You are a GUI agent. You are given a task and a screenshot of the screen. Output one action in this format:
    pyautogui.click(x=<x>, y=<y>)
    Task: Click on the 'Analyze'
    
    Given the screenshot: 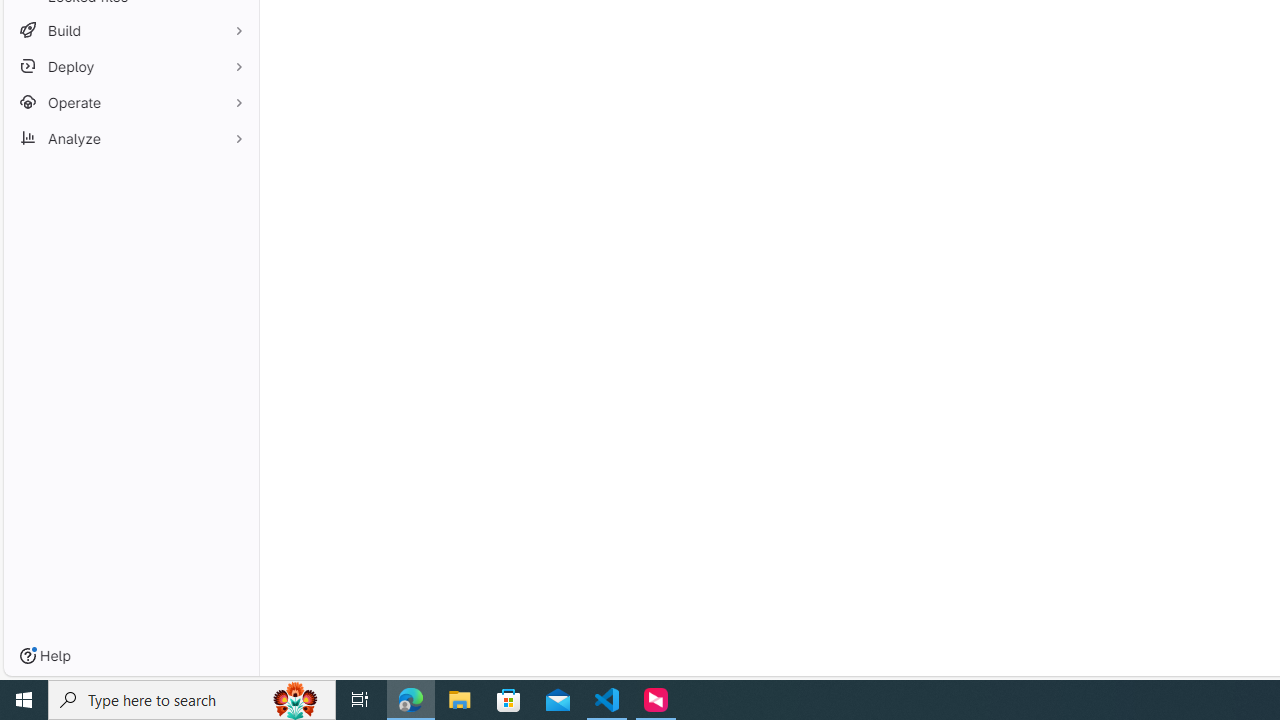 What is the action you would take?
    pyautogui.click(x=130, y=137)
    